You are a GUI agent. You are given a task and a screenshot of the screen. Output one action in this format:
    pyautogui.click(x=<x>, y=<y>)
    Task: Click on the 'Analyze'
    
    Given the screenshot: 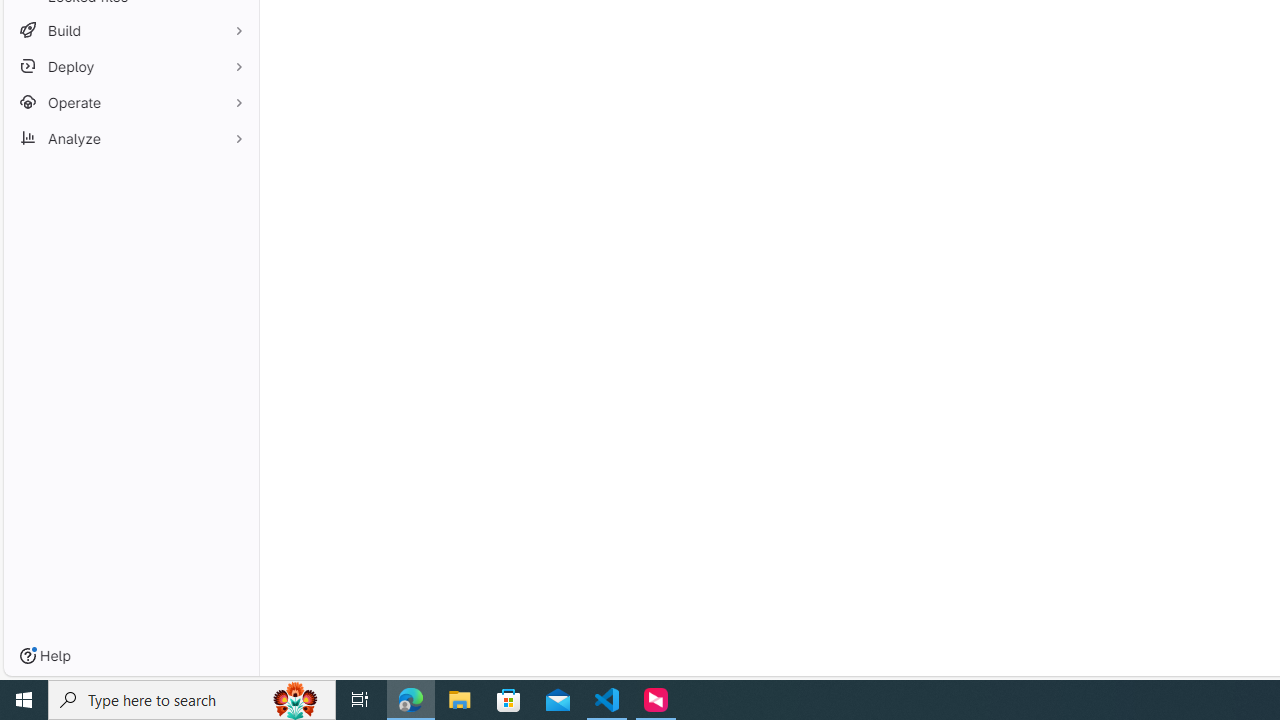 What is the action you would take?
    pyautogui.click(x=130, y=137)
    